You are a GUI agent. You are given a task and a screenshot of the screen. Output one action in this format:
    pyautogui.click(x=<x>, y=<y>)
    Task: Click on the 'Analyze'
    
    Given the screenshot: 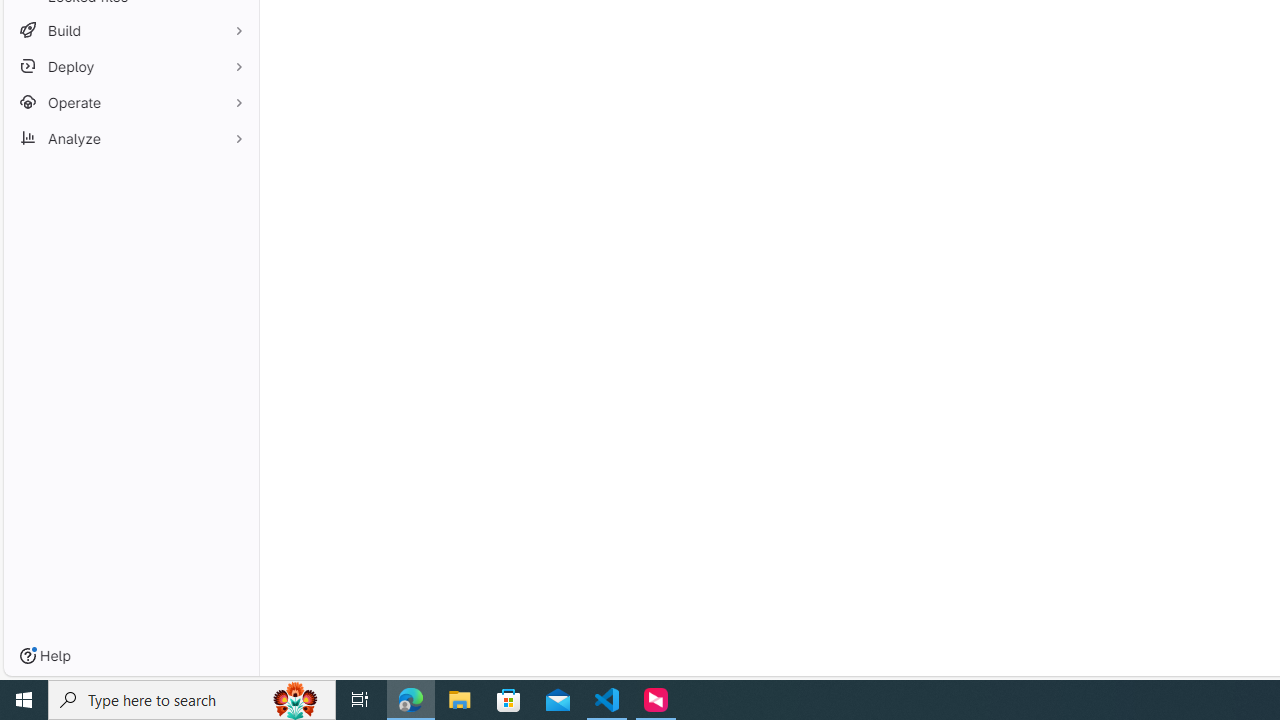 What is the action you would take?
    pyautogui.click(x=130, y=137)
    